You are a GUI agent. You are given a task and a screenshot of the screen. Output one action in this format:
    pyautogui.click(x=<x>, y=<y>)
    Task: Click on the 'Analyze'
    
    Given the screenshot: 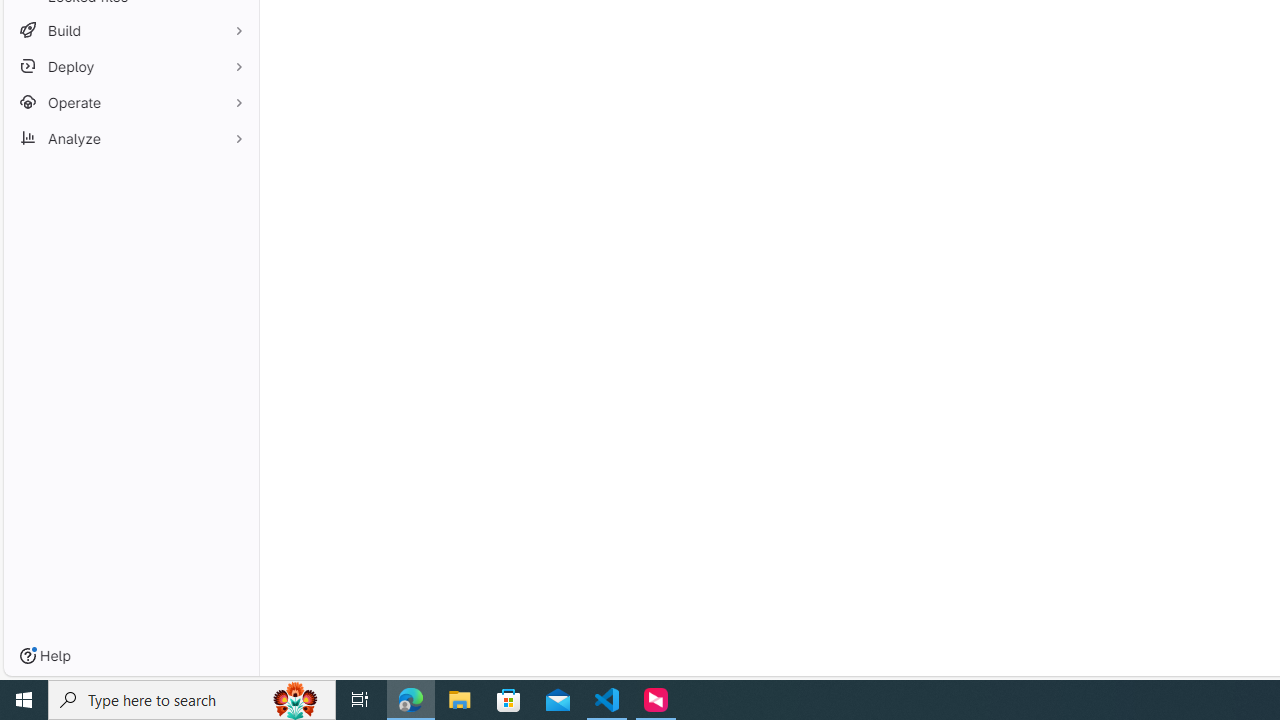 What is the action you would take?
    pyautogui.click(x=130, y=137)
    